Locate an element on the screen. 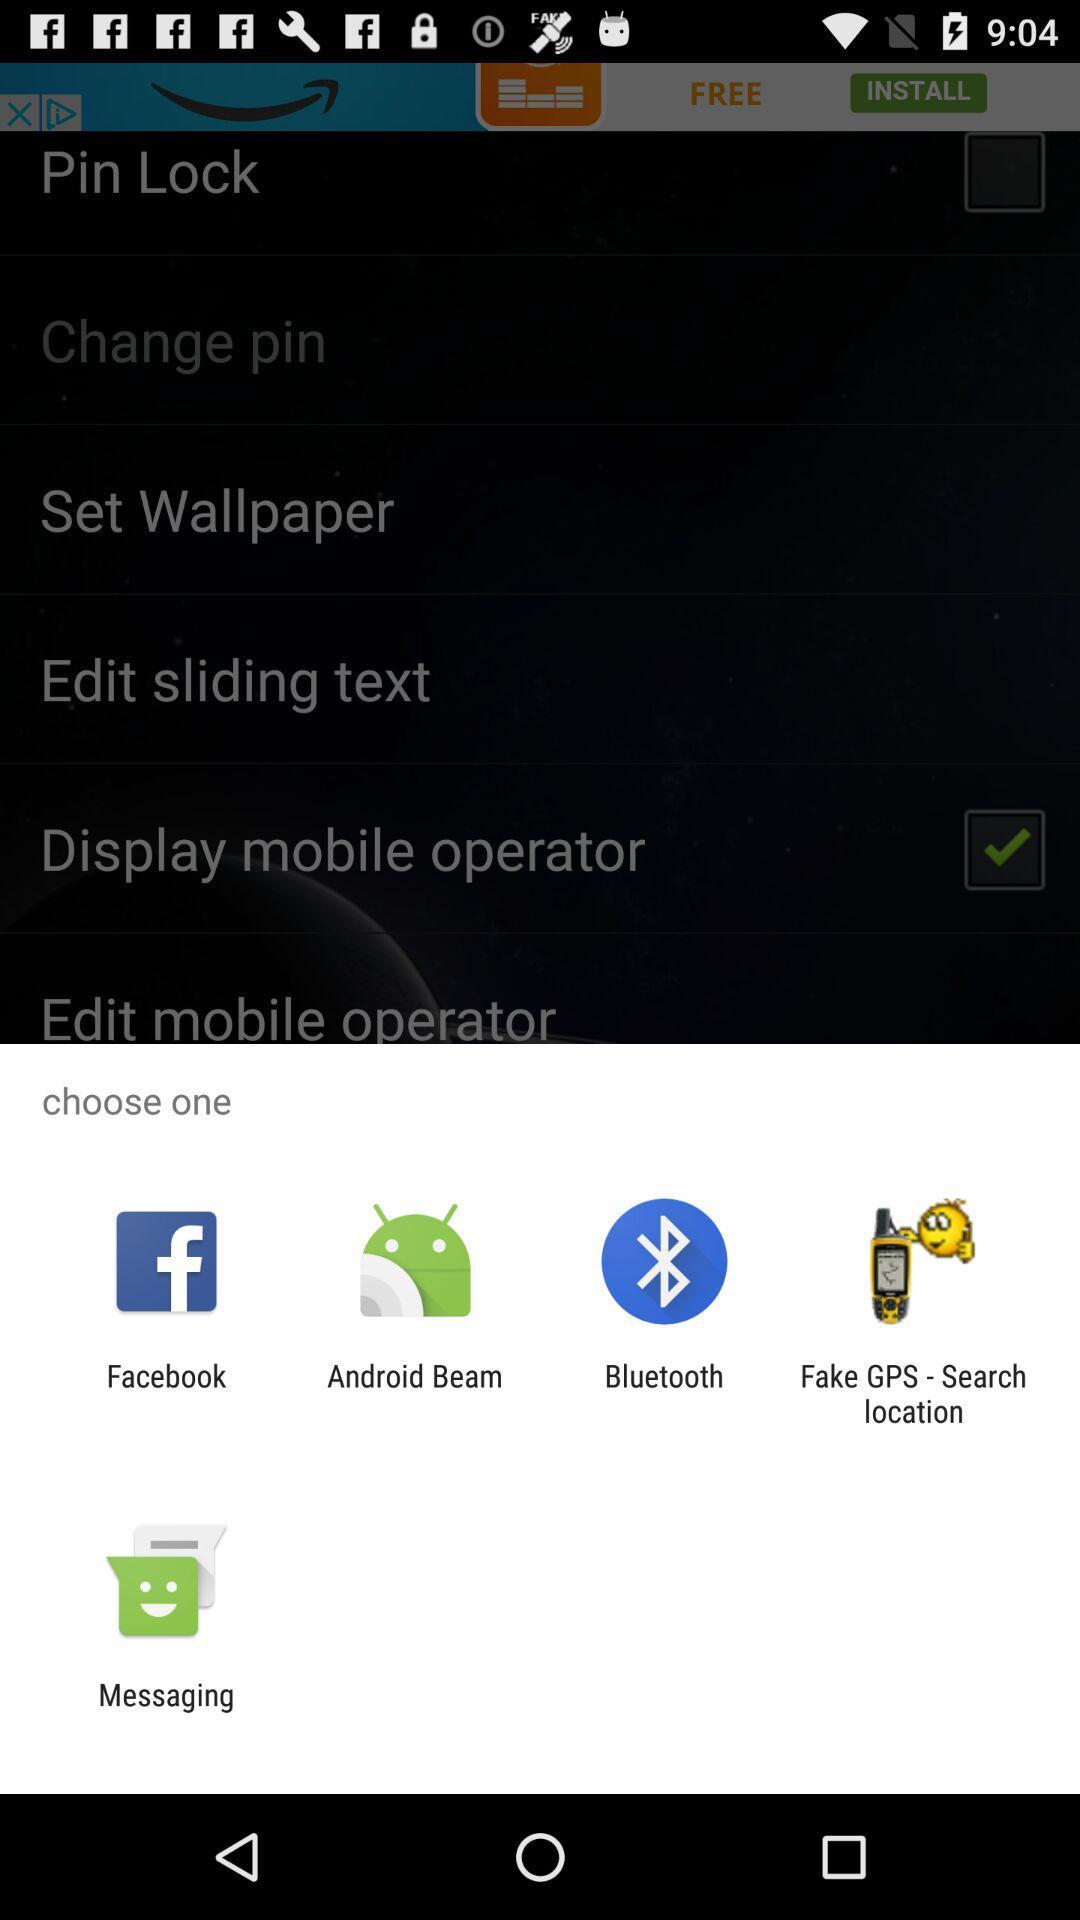 This screenshot has height=1920, width=1080. item to the left of fake gps search app is located at coordinates (664, 1392).